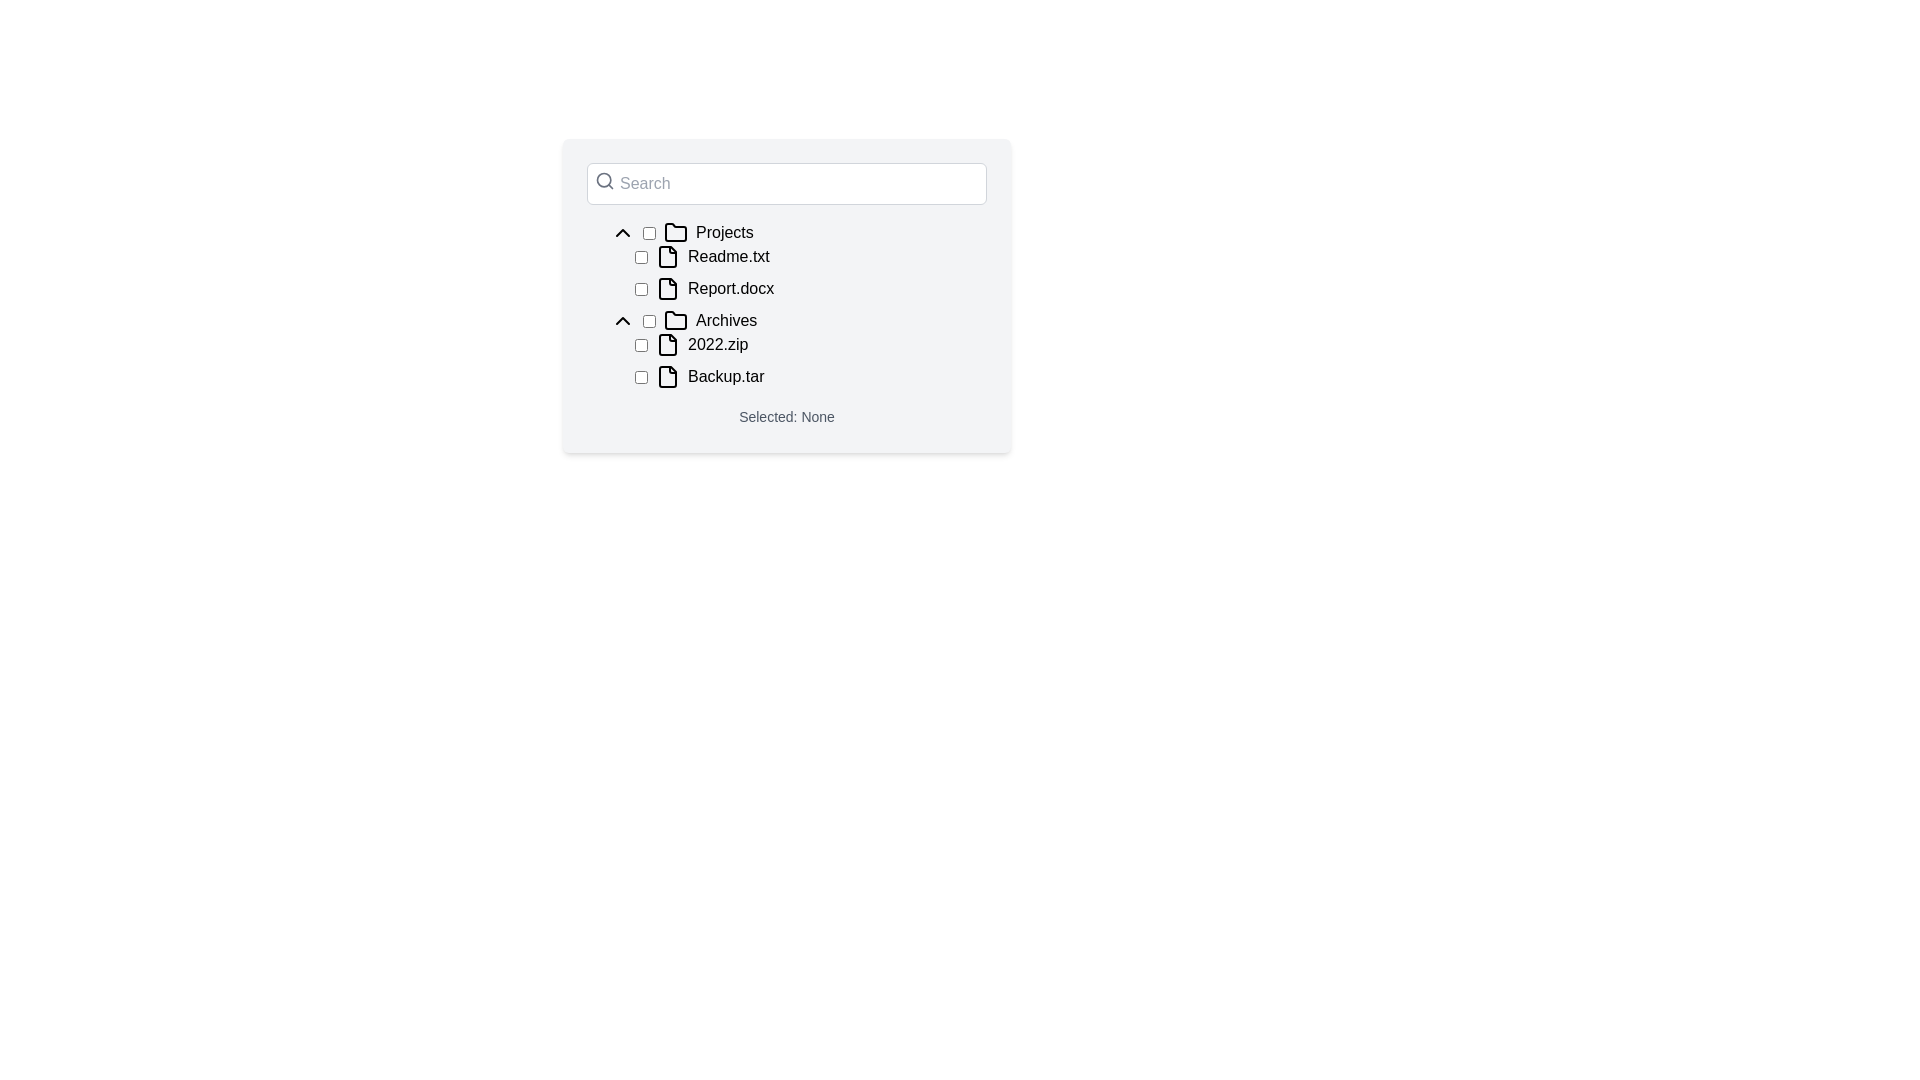  I want to click on the text label displaying '2022.zip', which is the first file listed under the expanded 'Archives' folder, so click(718, 343).